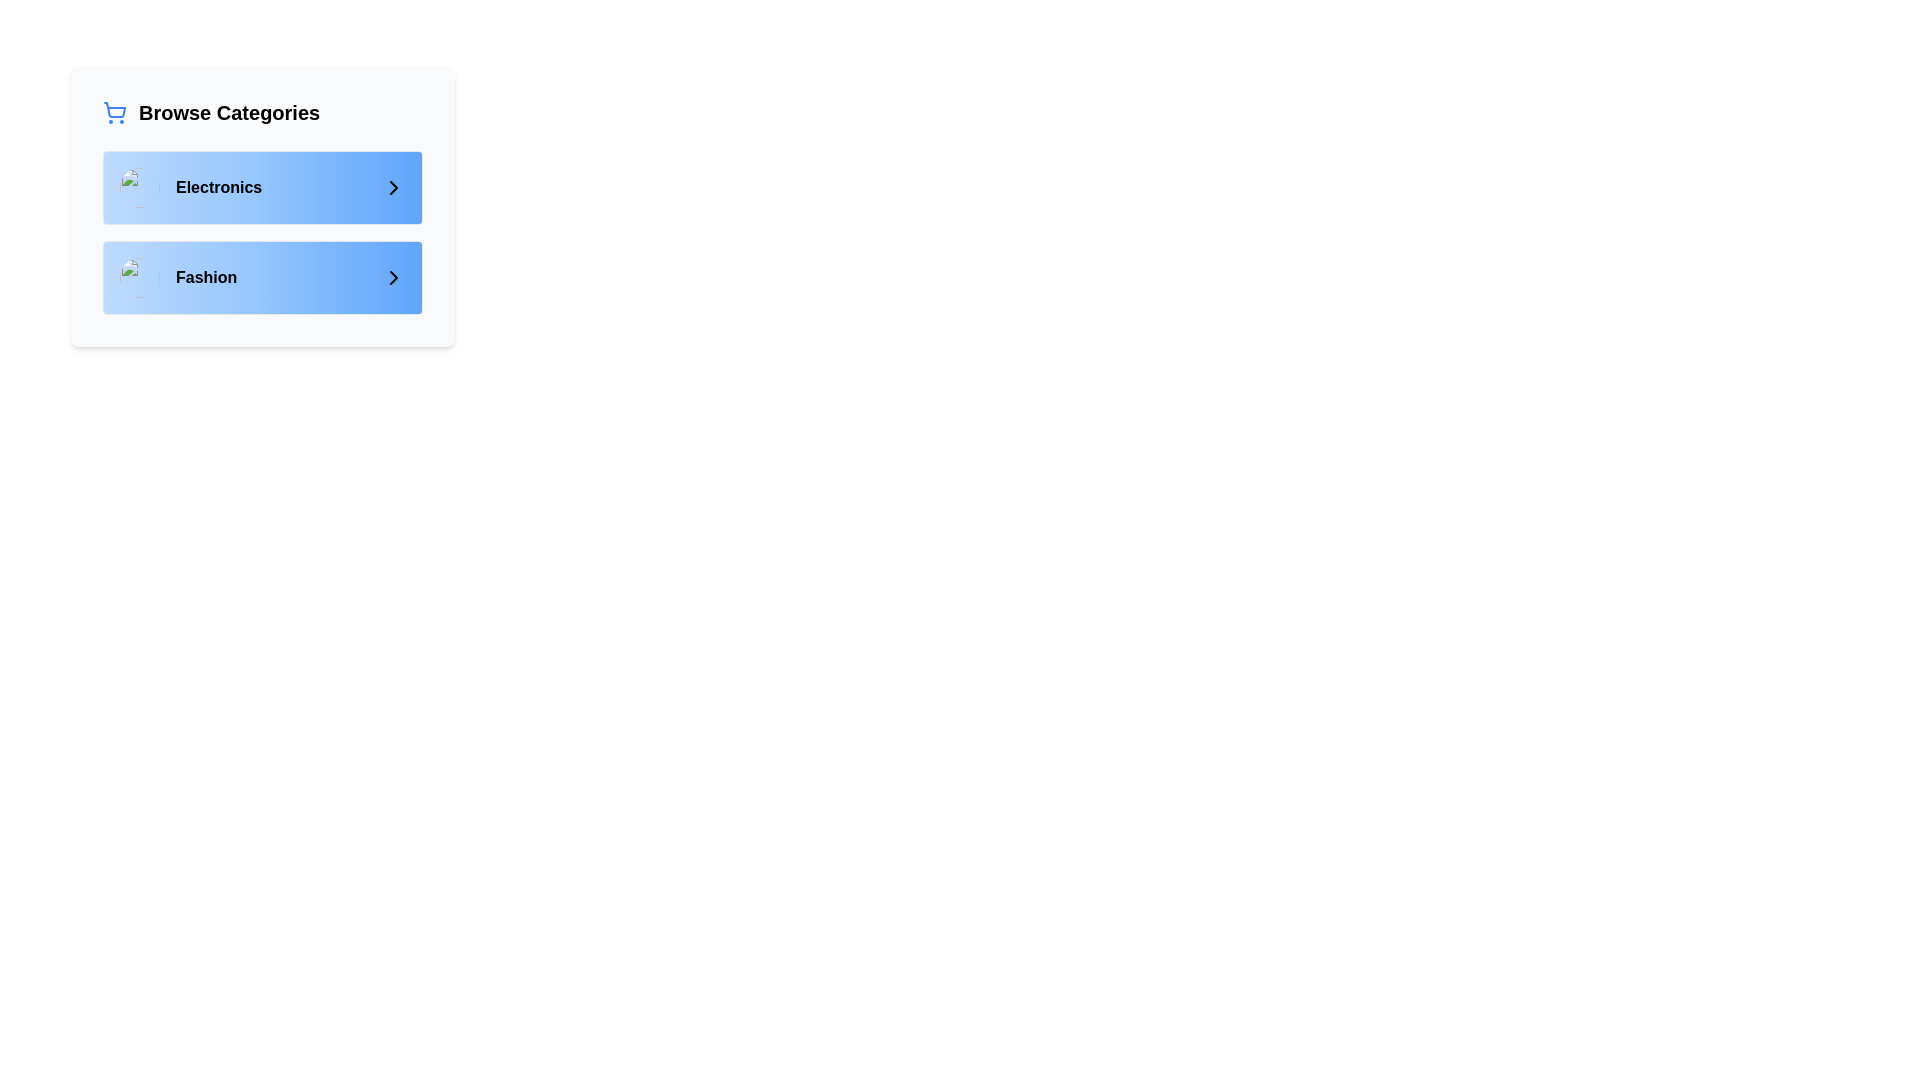 The width and height of the screenshot is (1920, 1080). I want to click on the first item in the 'Browse Categories' panel, so click(262, 188).